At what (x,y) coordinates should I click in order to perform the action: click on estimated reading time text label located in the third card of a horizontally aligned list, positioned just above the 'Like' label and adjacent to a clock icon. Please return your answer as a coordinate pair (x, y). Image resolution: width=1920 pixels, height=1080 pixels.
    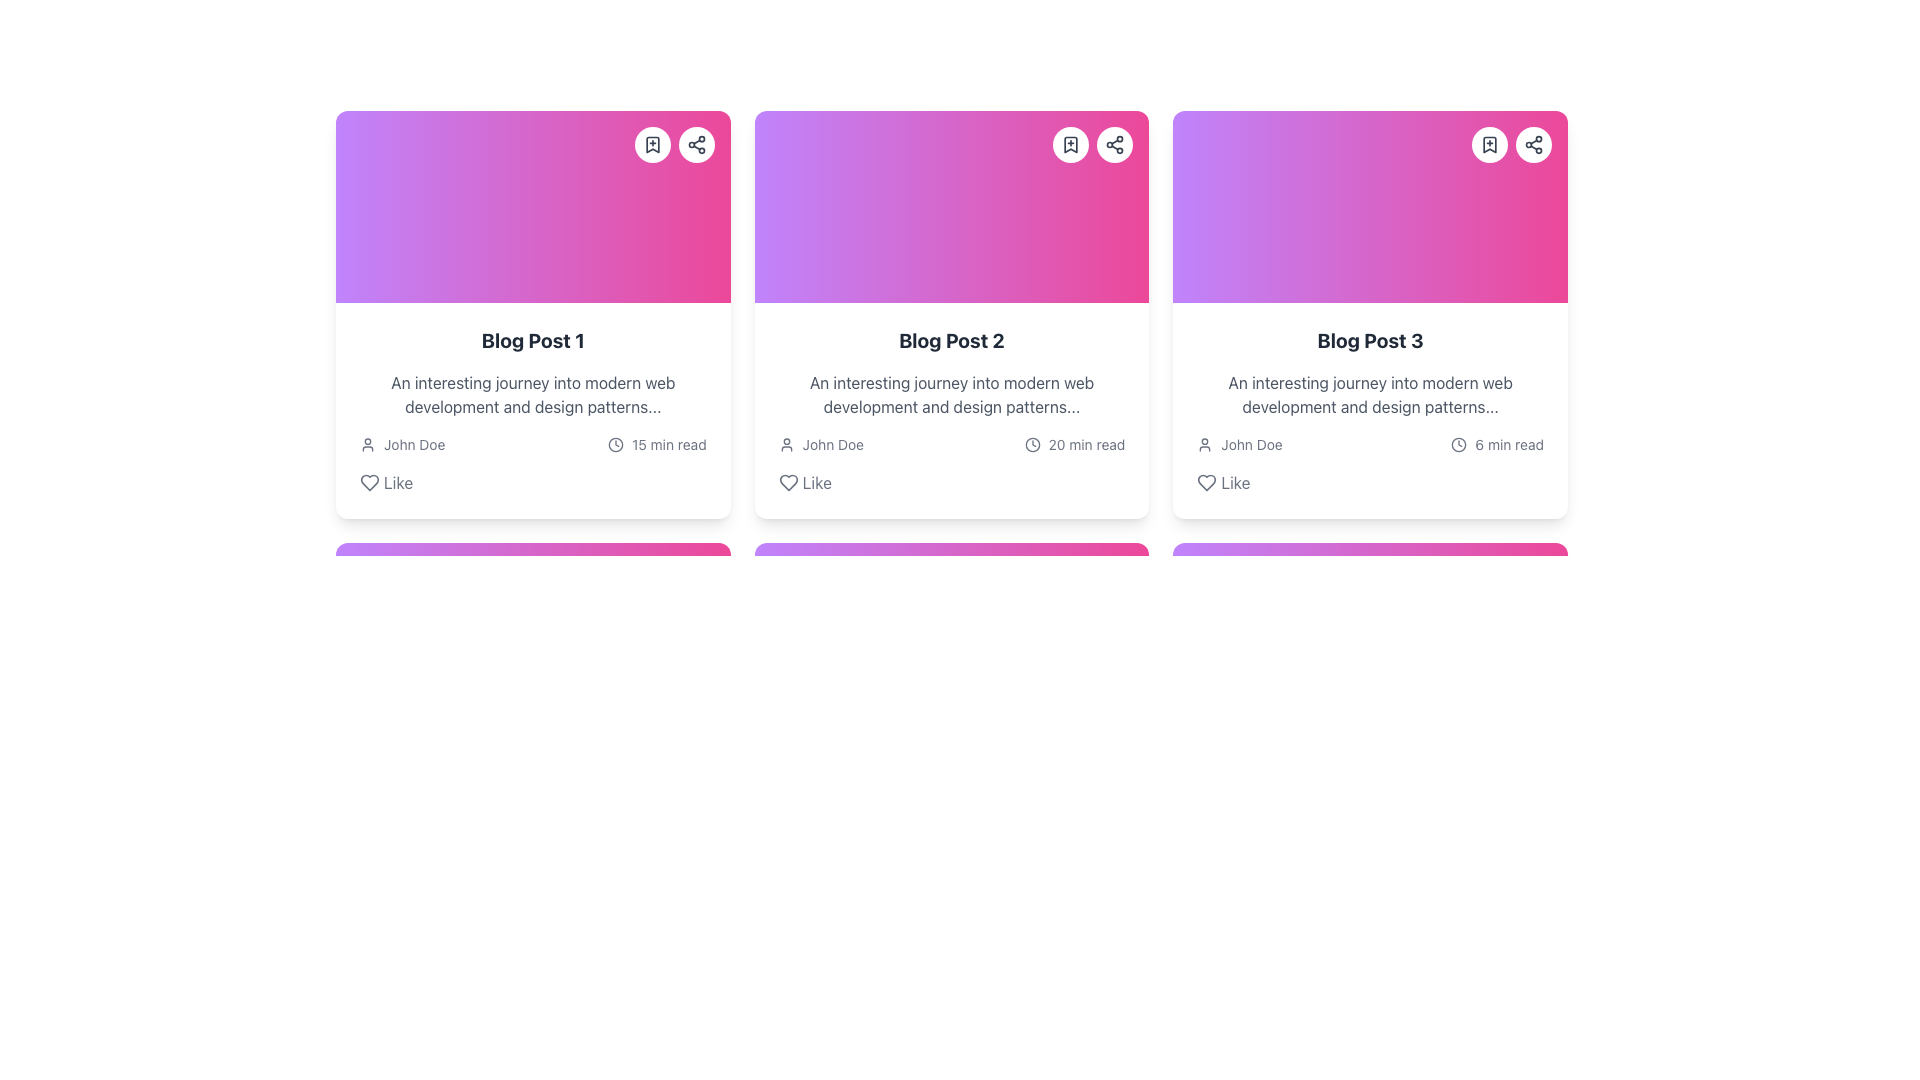
    Looking at the image, I should click on (1509, 443).